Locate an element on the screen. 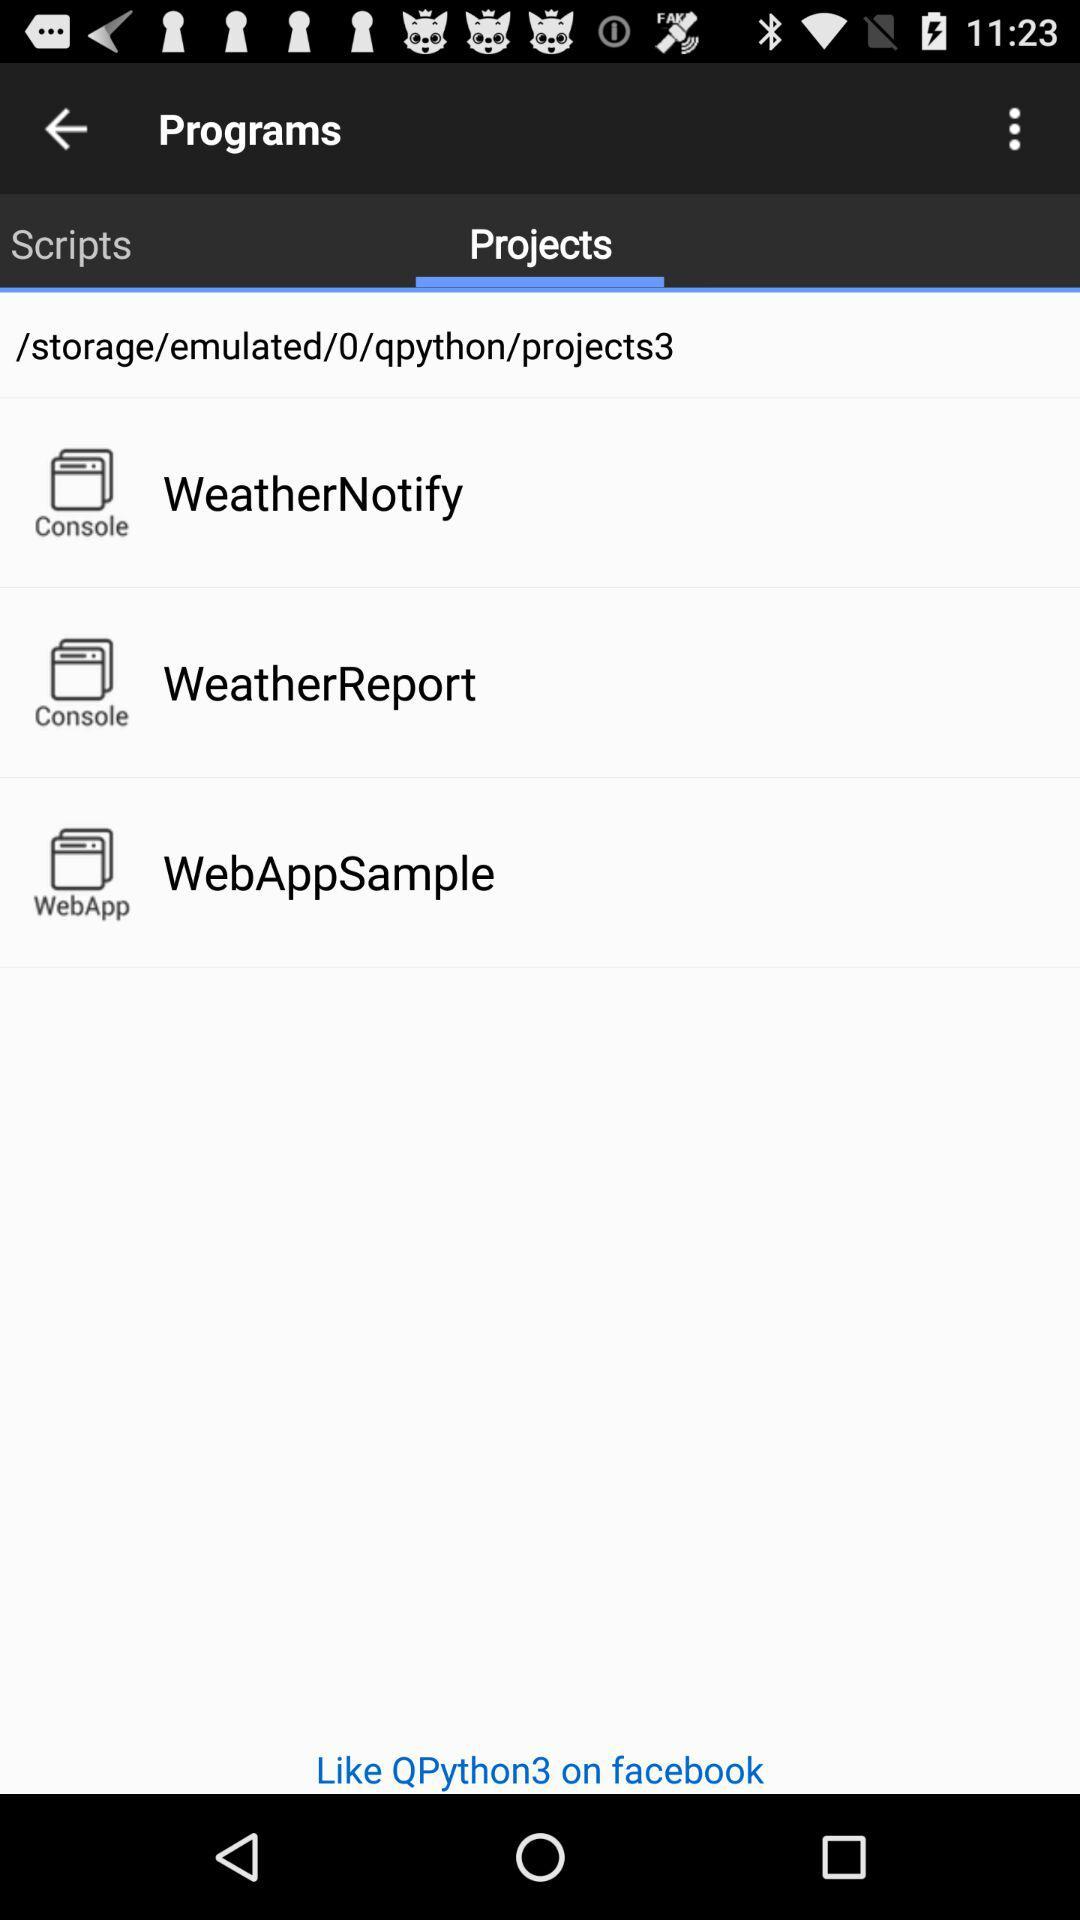 This screenshot has height=1920, width=1080. the iconn left side to weathernotify is located at coordinates (80, 493).